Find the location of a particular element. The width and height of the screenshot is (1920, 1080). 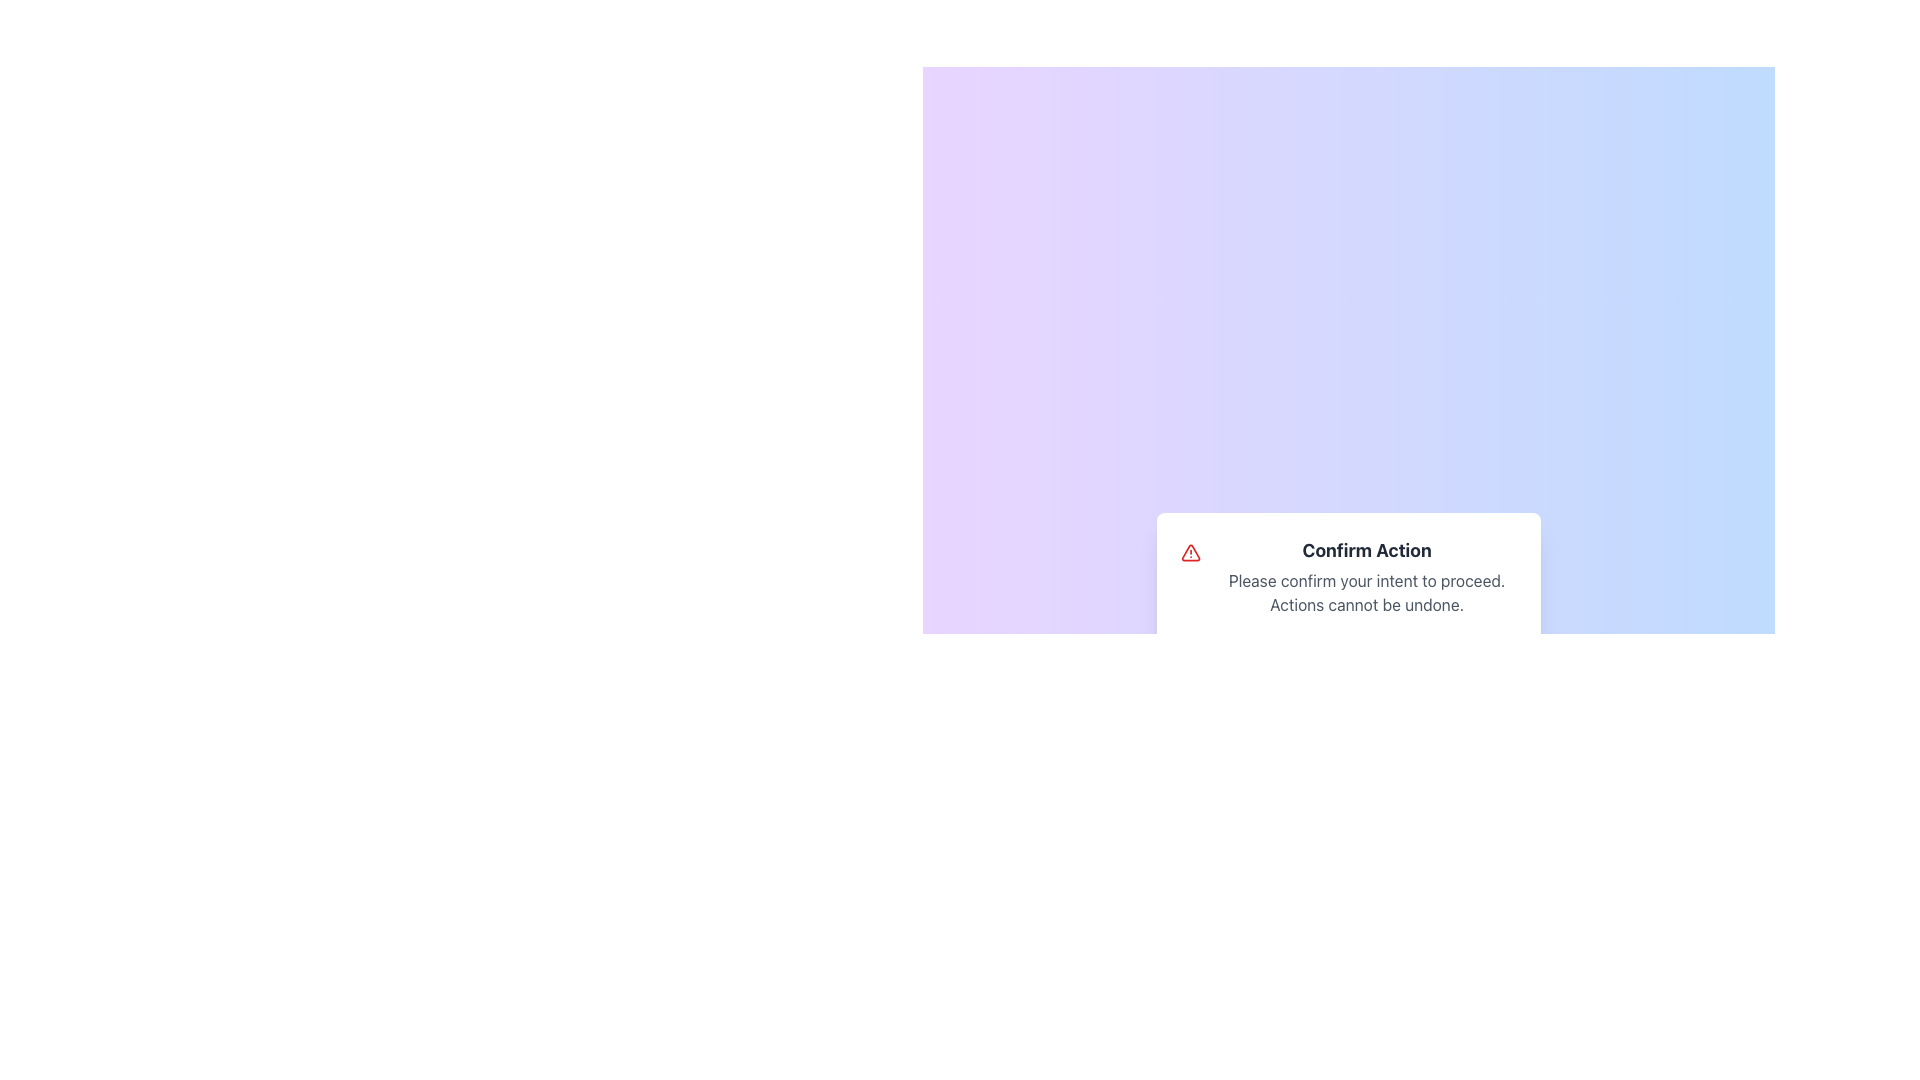

text message displayed in gray font located below the bold heading 'Confirm Action' inside the content box is located at coordinates (1366, 592).